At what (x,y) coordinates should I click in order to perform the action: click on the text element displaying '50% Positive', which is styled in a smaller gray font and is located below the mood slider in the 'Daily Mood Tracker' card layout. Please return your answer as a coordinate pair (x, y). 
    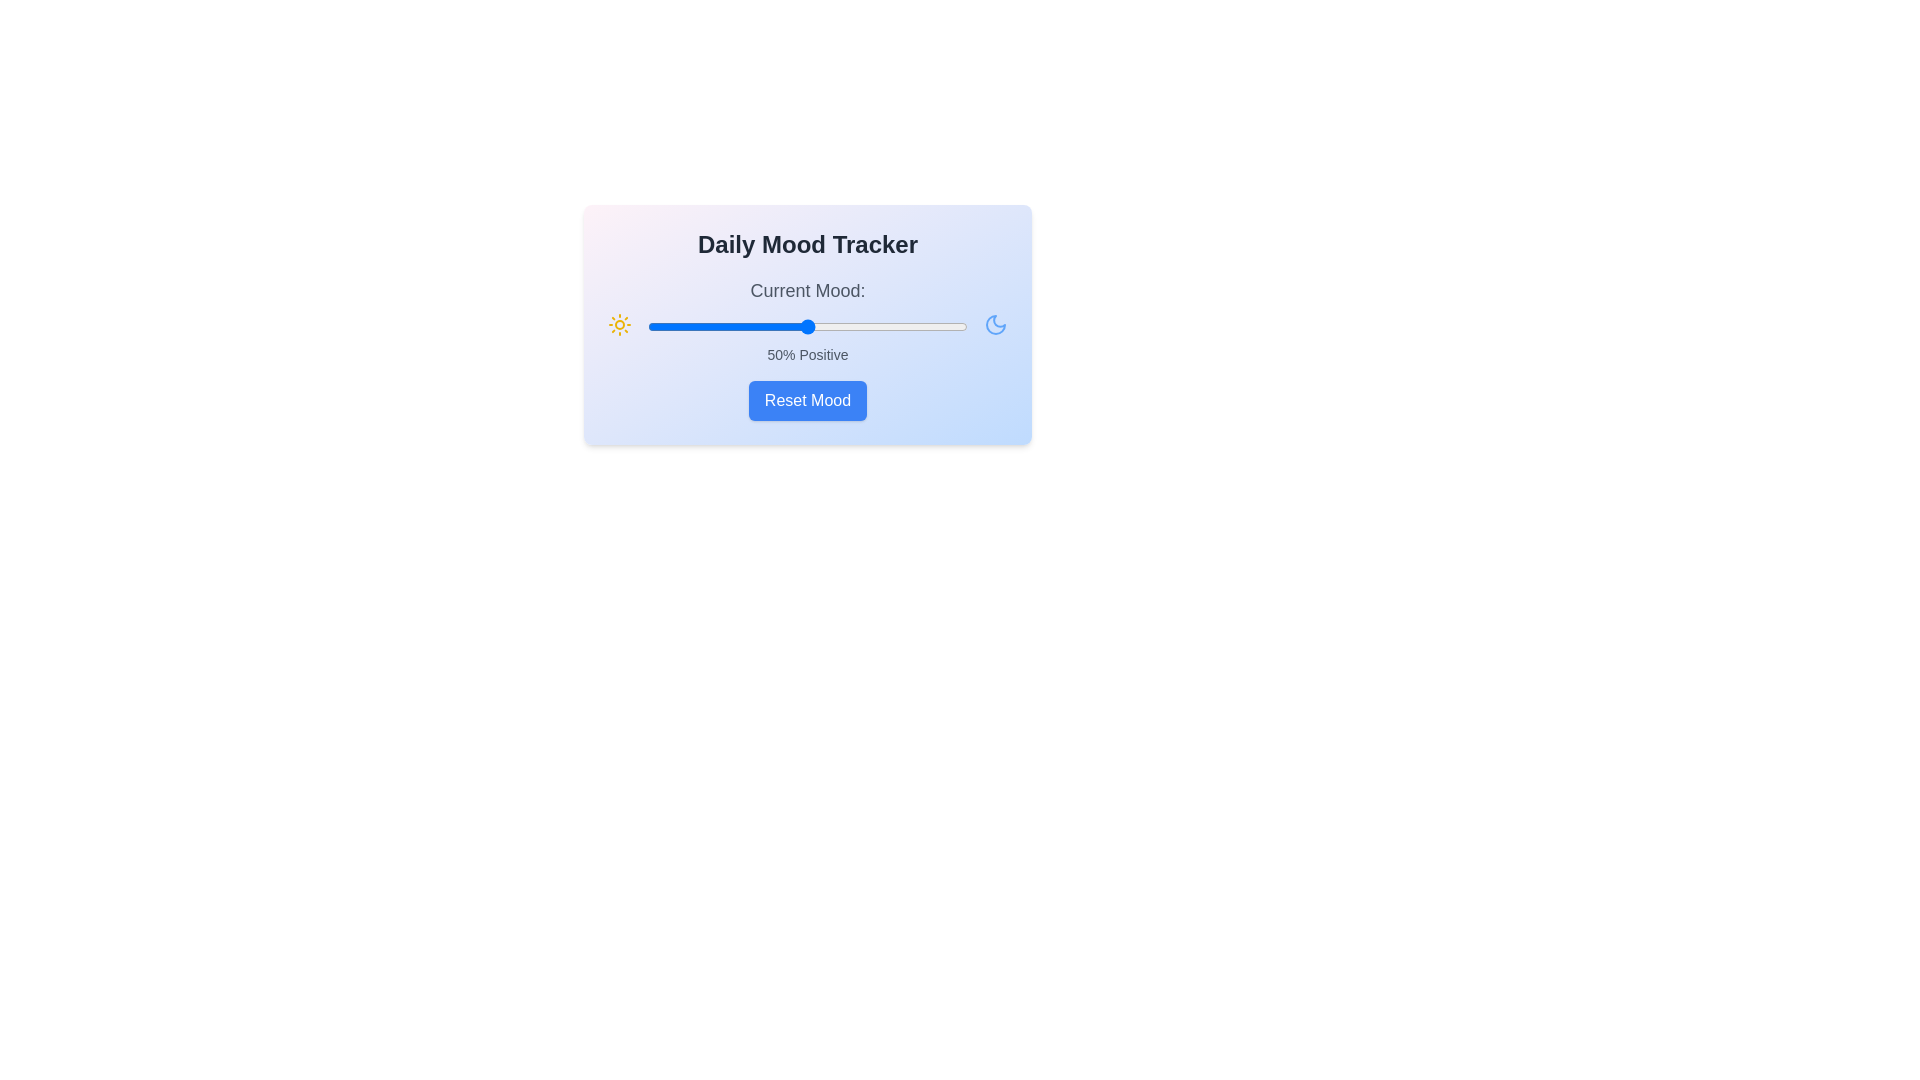
    Looking at the image, I should click on (807, 353).